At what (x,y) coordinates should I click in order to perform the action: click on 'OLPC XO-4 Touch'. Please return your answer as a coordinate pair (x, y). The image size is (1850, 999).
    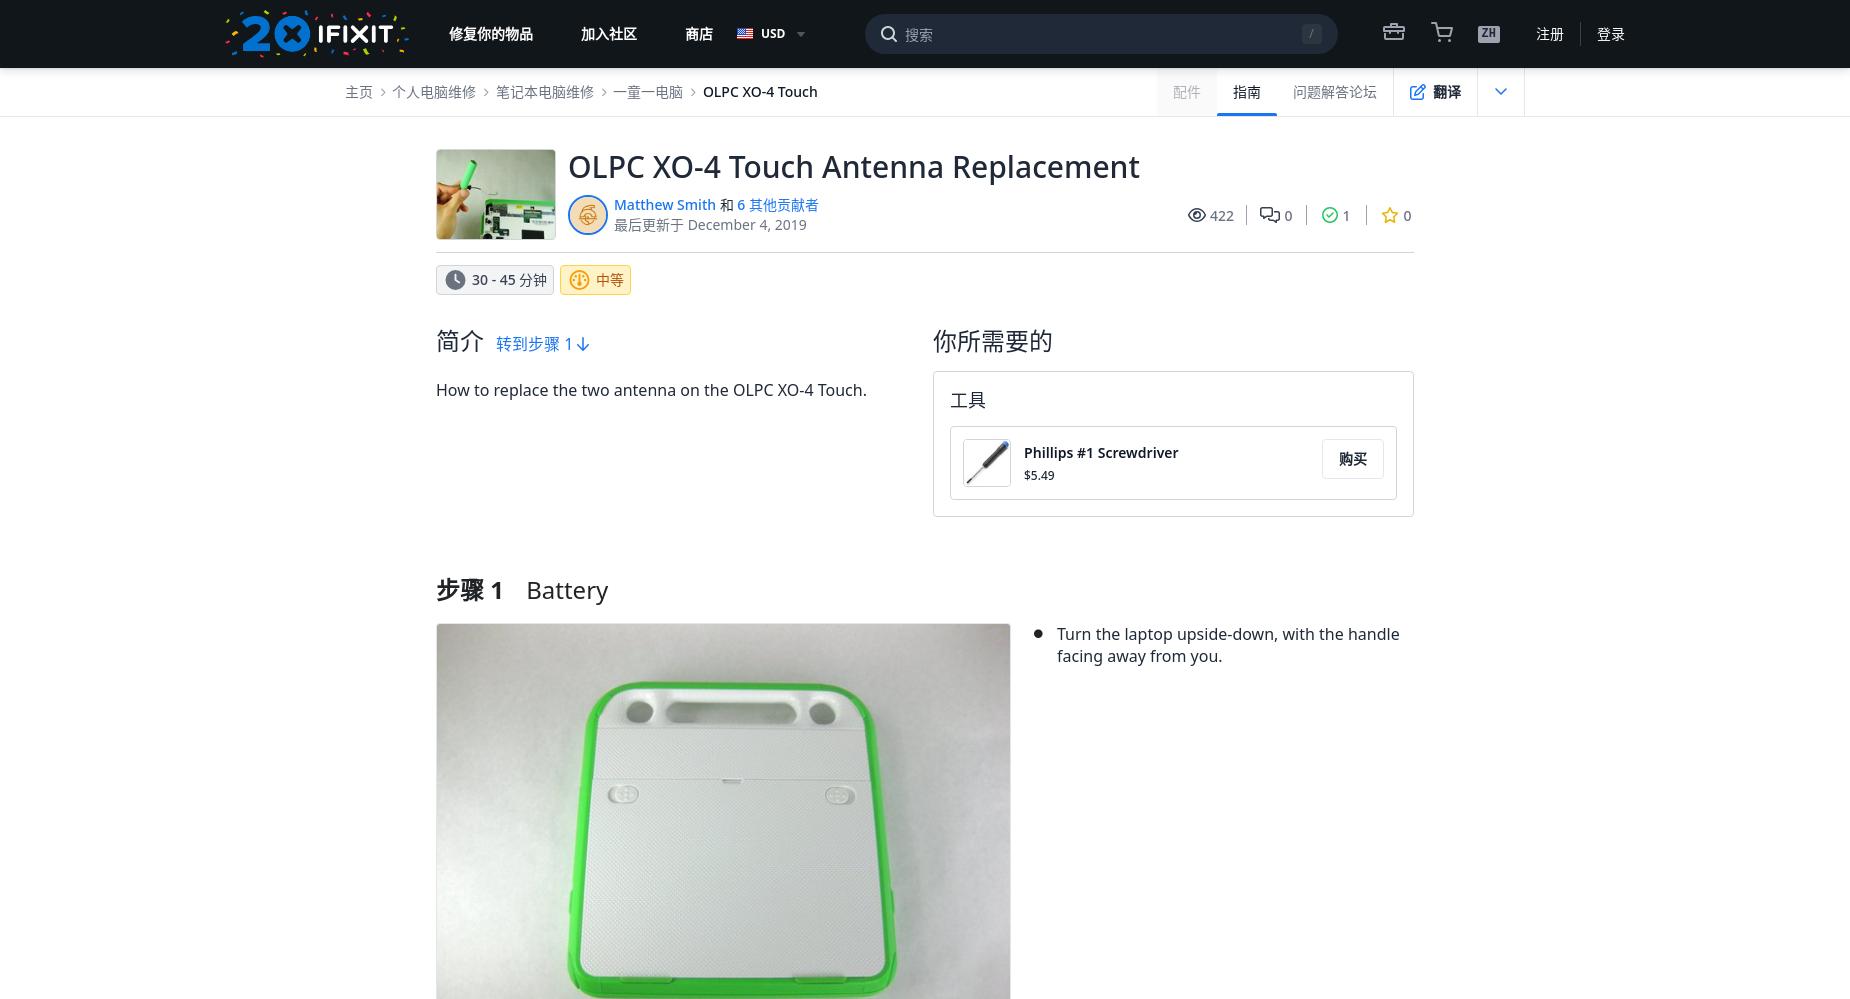
    Looking at the image, I should click on (702, 90).